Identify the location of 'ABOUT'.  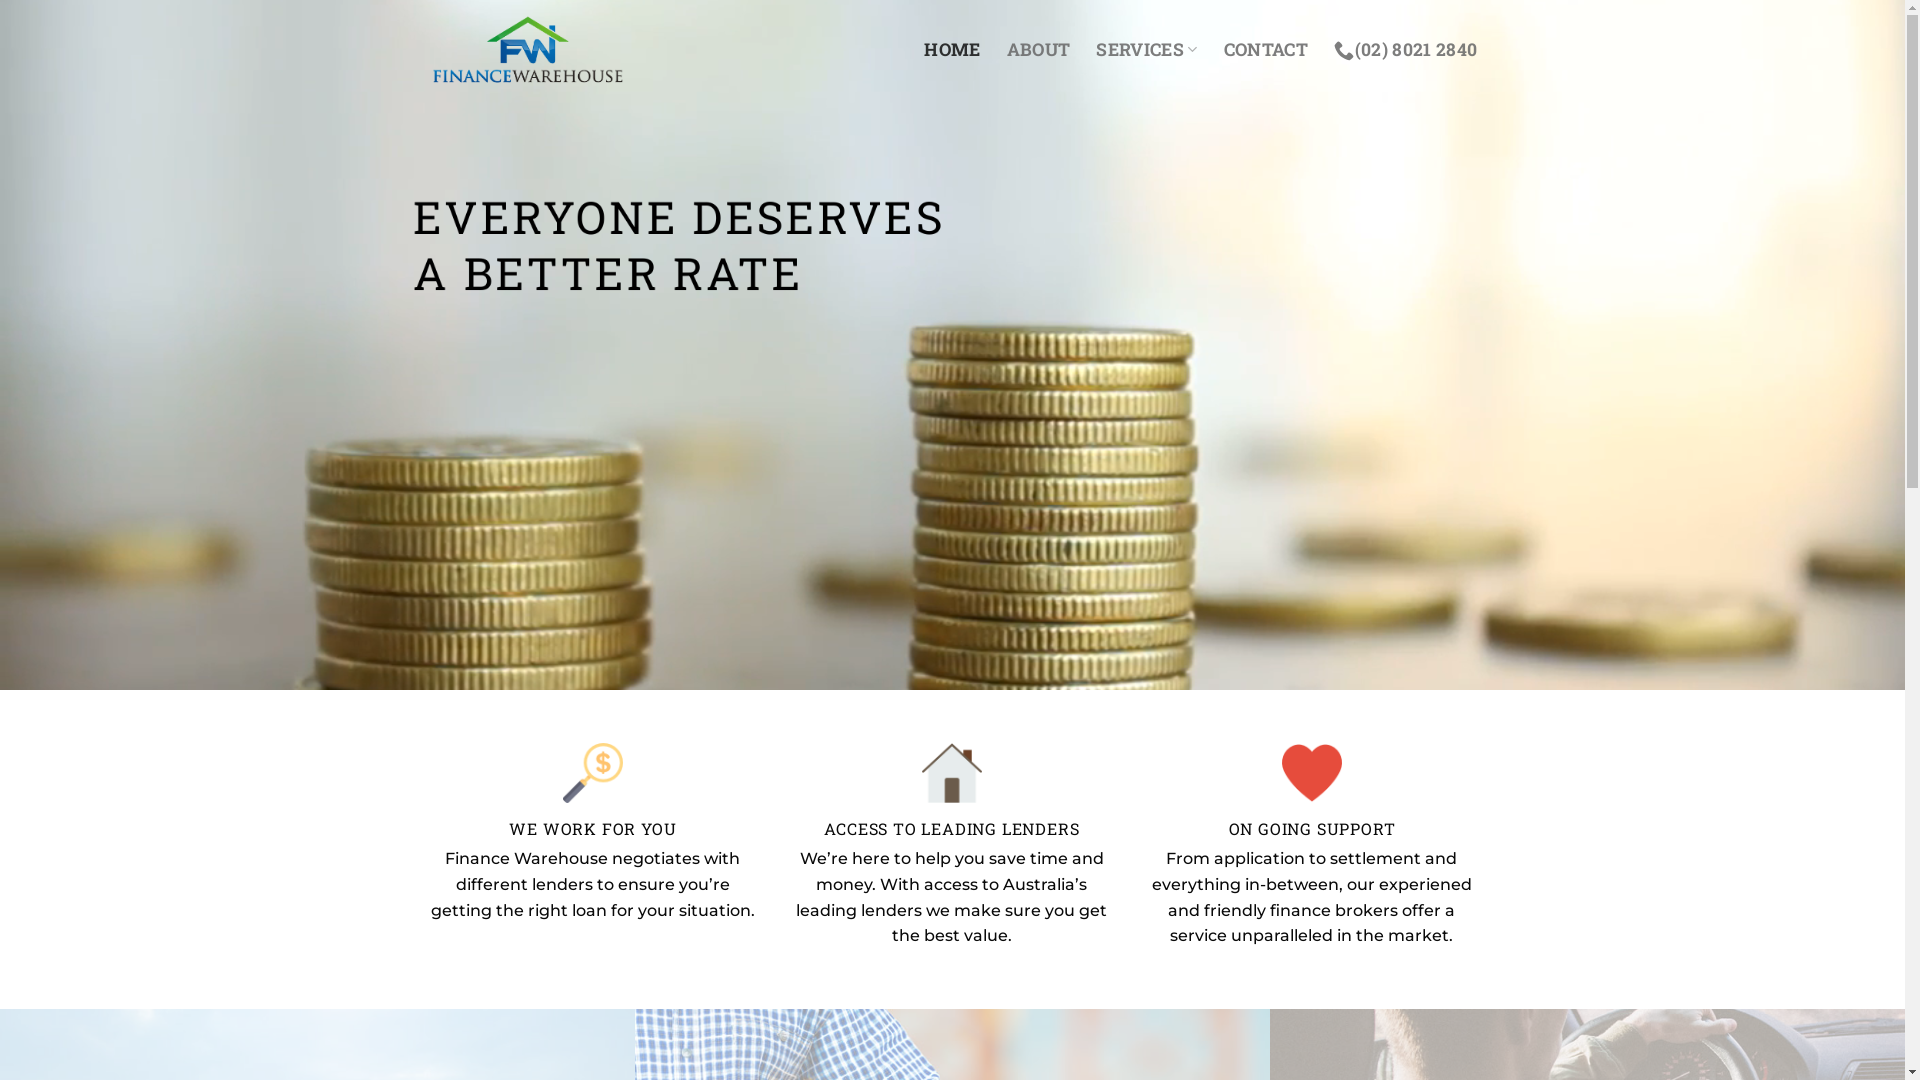
(1038, 49).